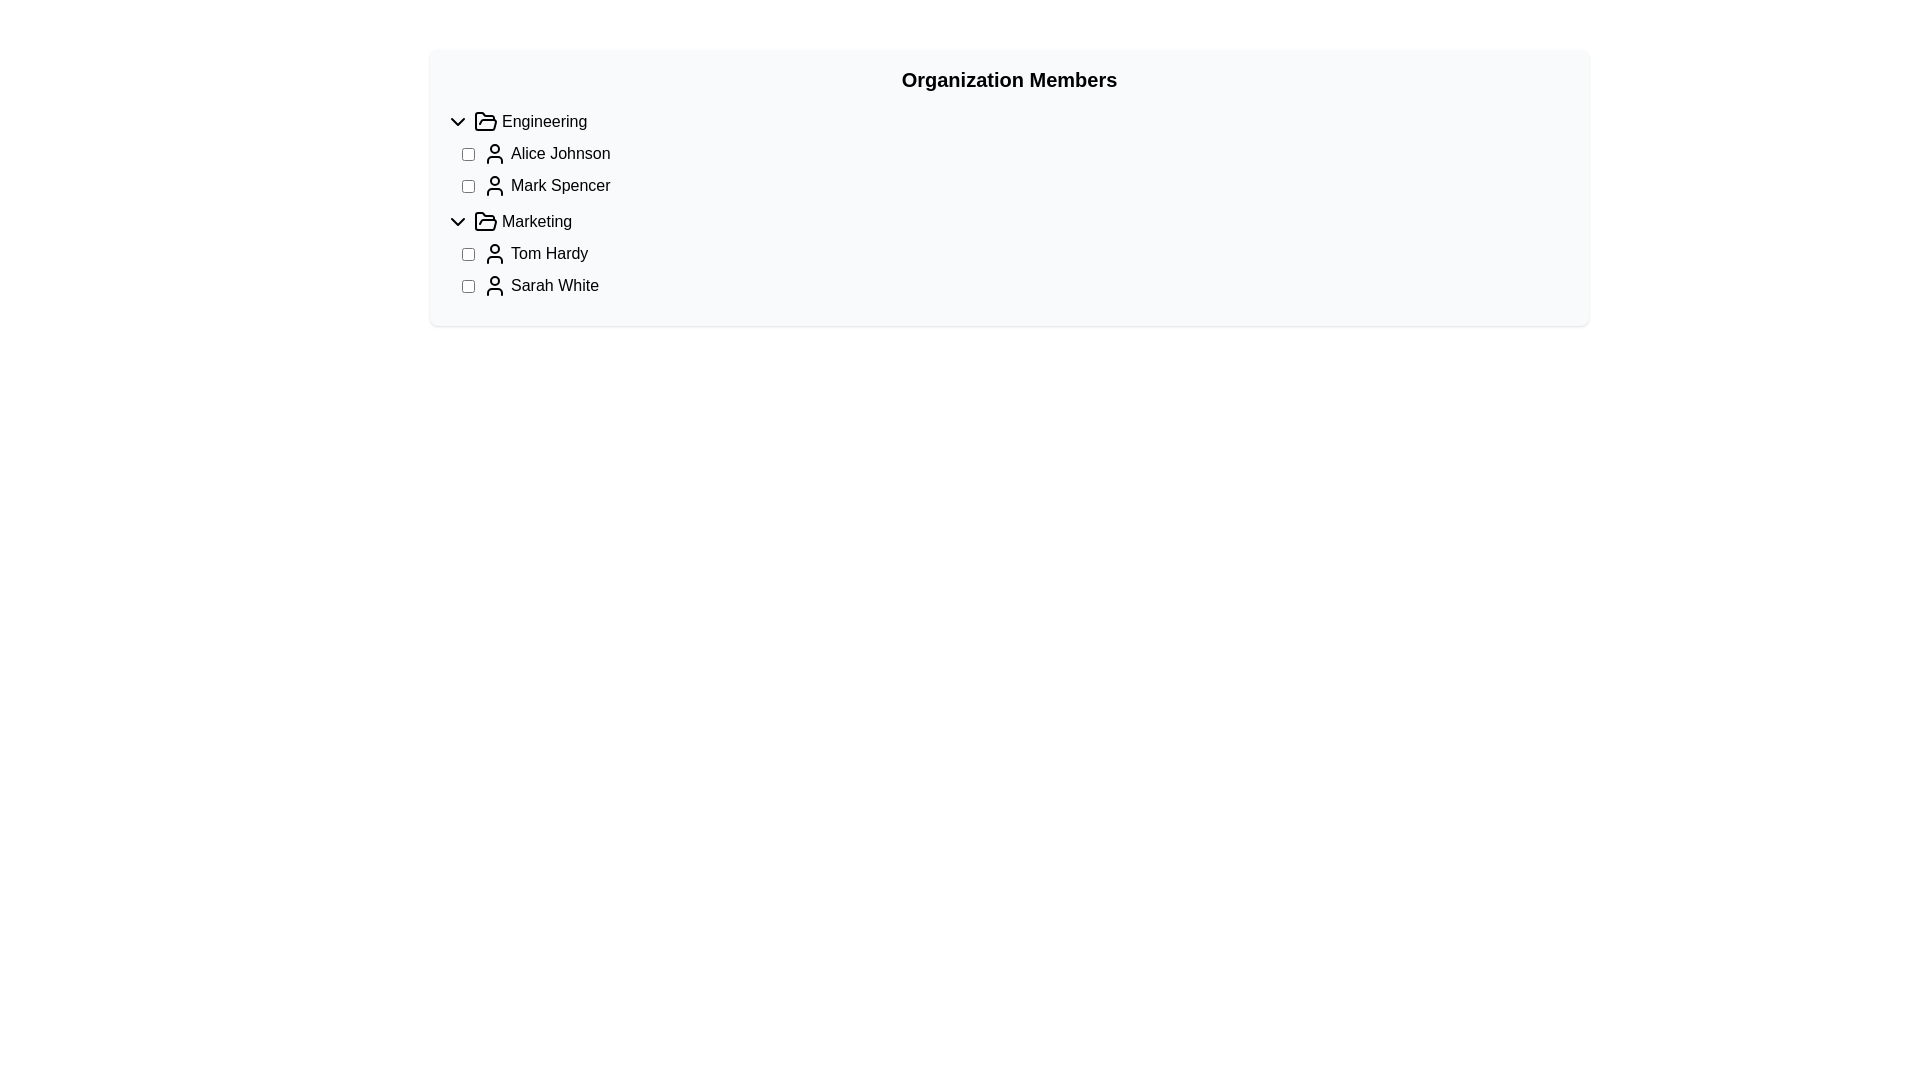  Describe the element at coordinates (485, 222) in the screenshot. I see `the expanded folder icon for the 'Marketing' section, which is located to the left of the text 'Marketing'` at that location.